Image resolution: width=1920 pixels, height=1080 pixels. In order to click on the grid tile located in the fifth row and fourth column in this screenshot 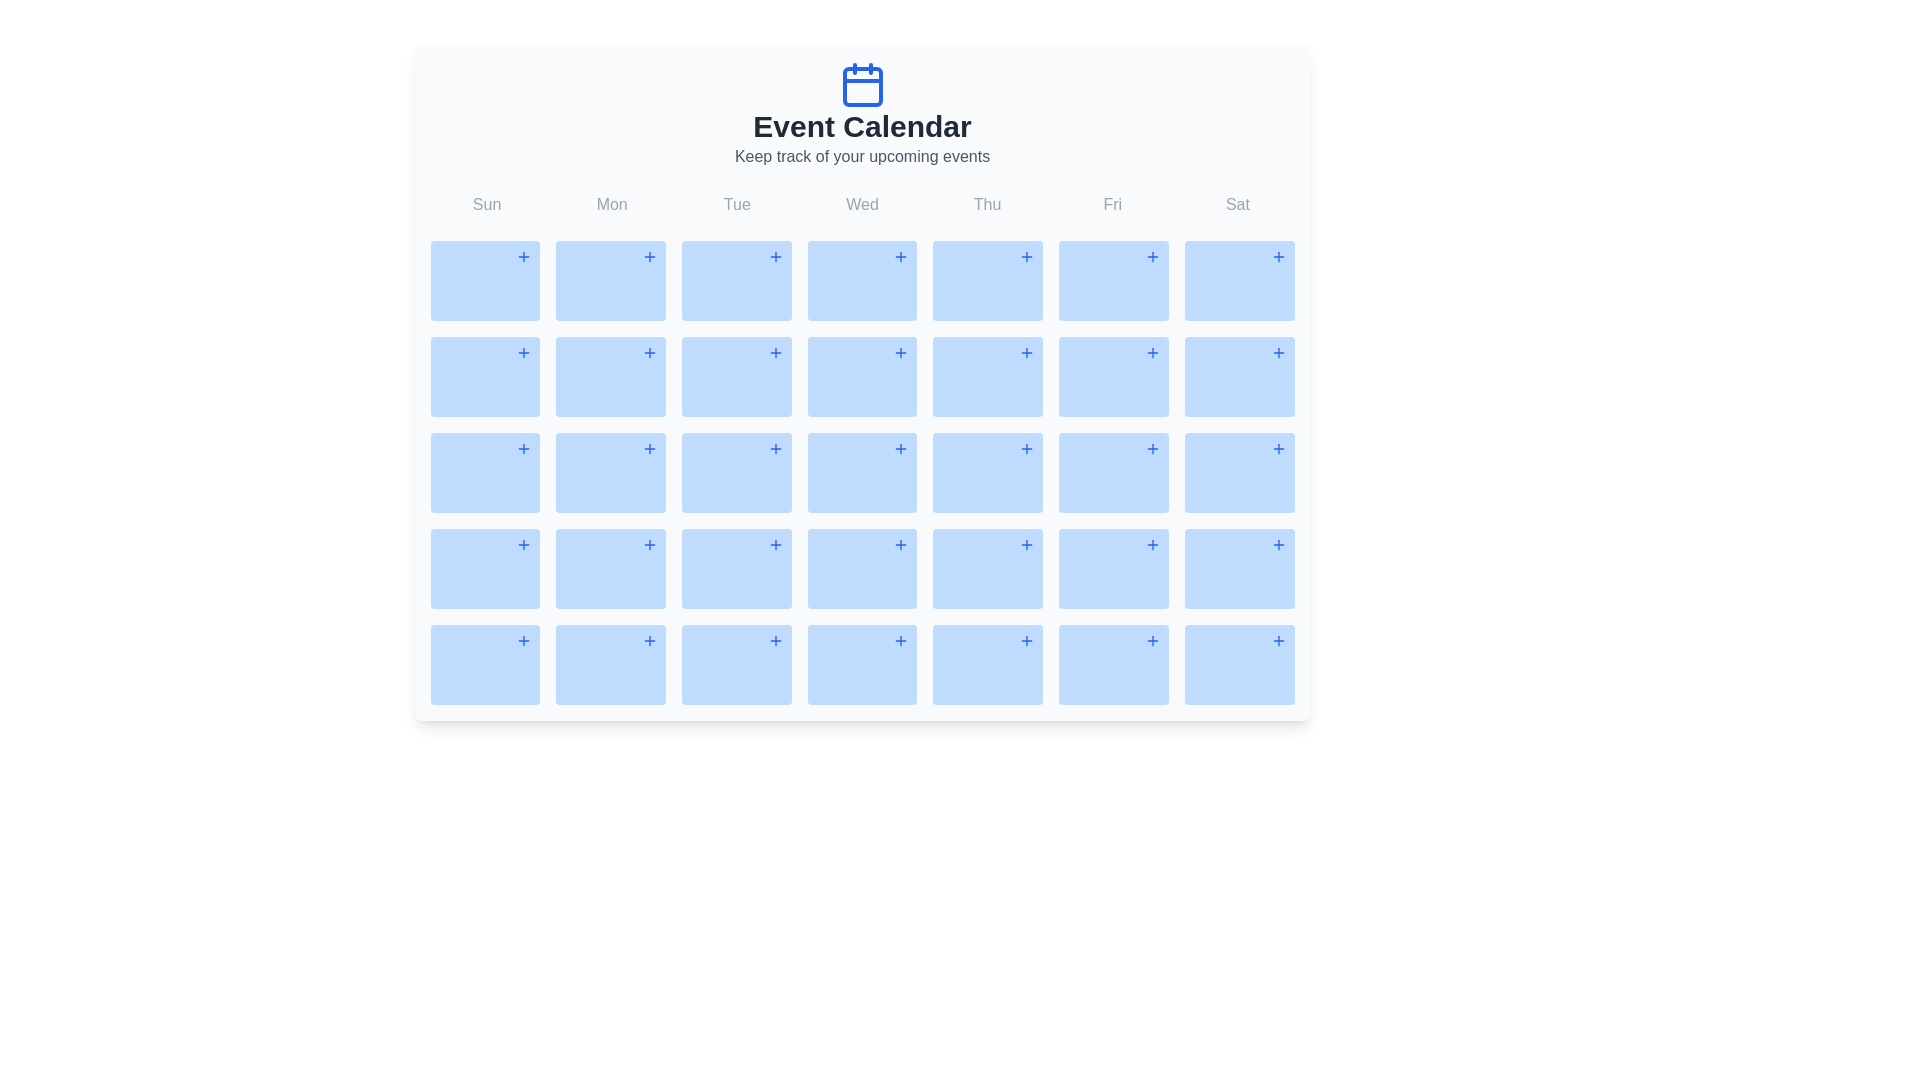, I will do `click(862, 569)`.